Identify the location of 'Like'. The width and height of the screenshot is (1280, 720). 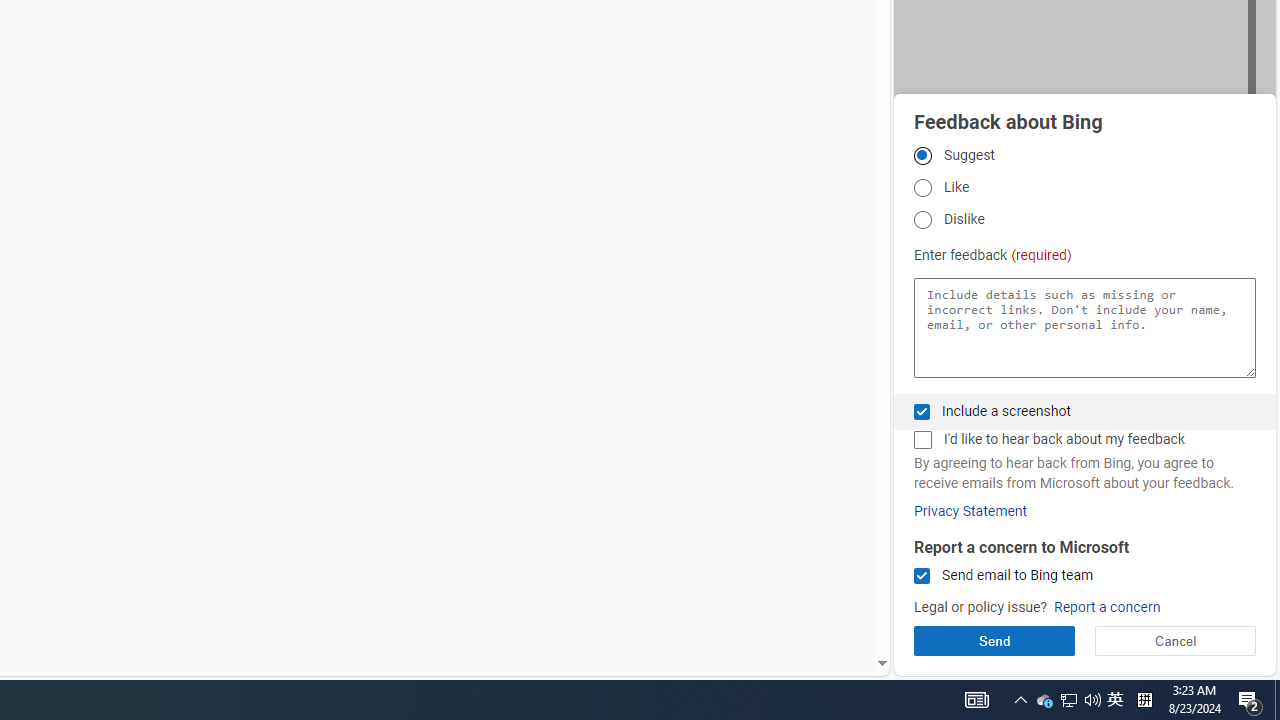
(921, 188).